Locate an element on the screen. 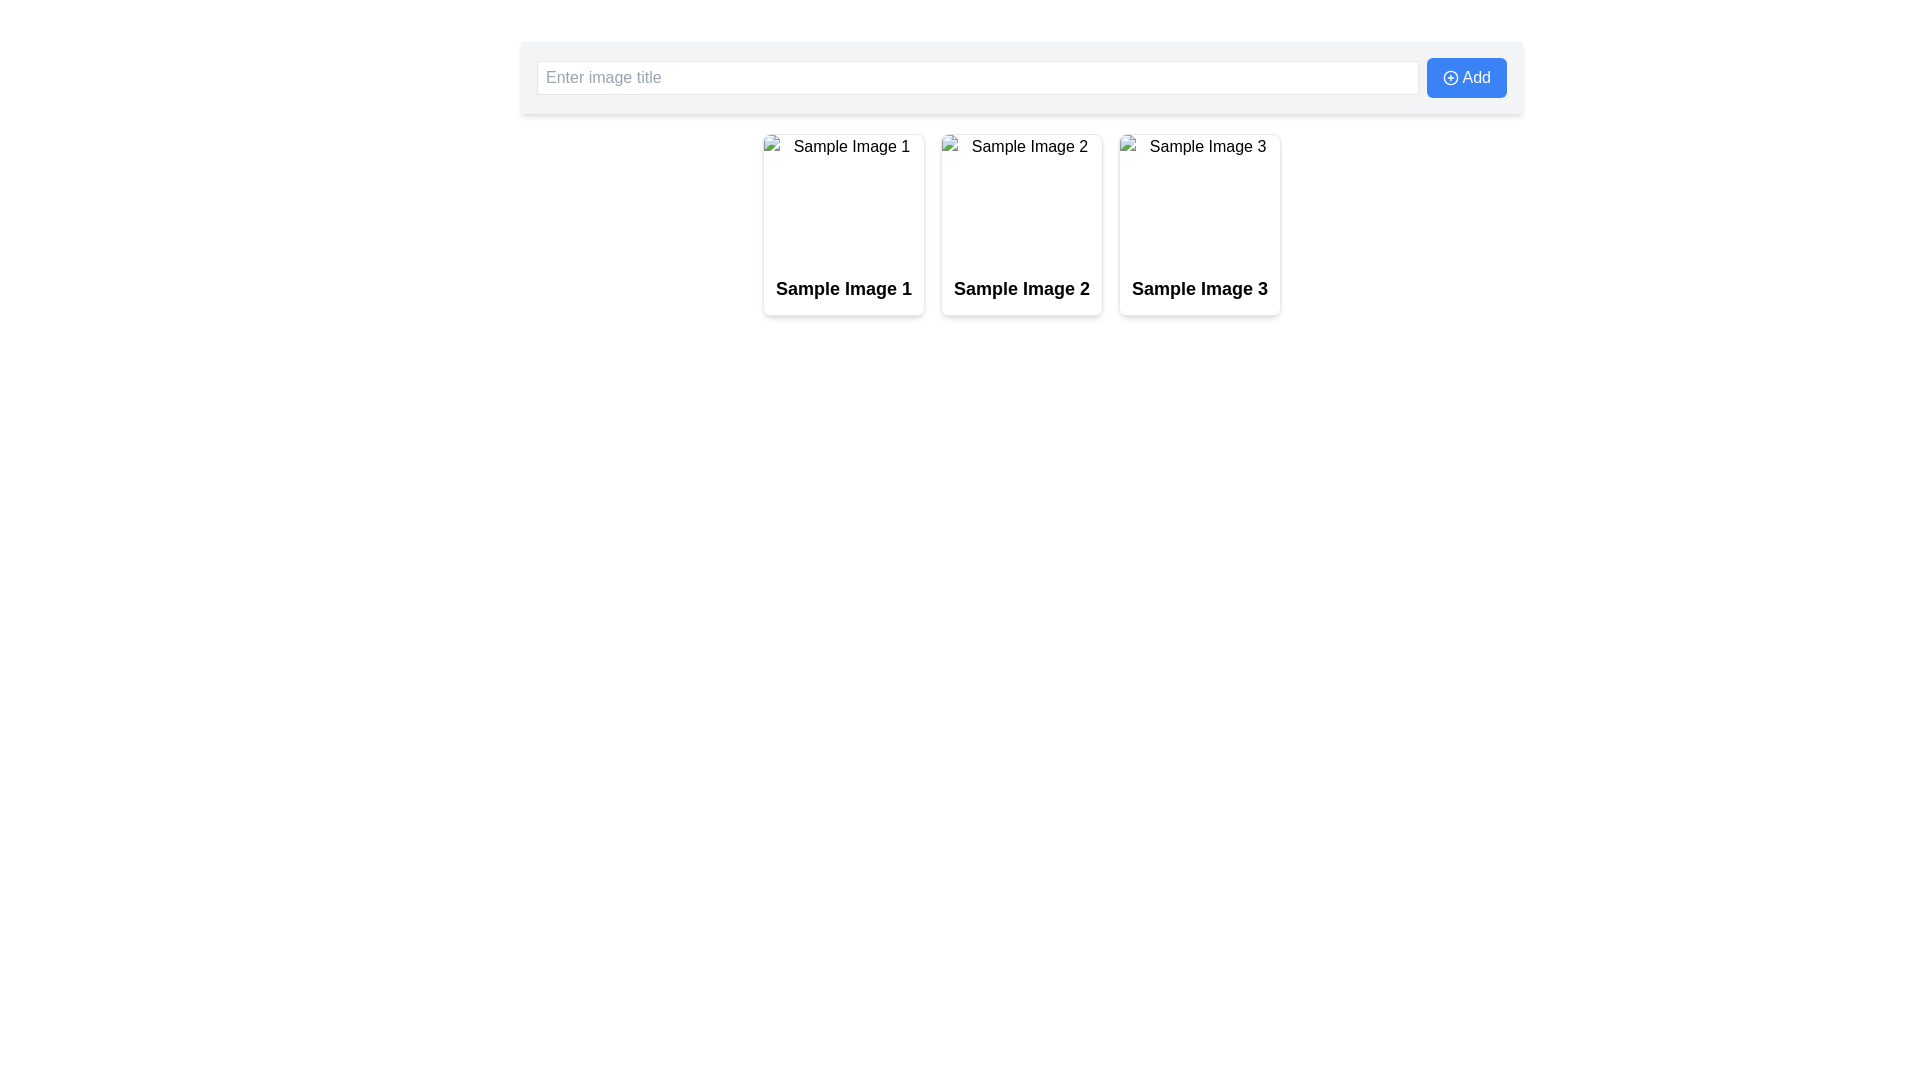 Image resolution: width=1920 pixels, height=1080 pixels. bold text label 'Sample Image 1' located at the bottom of the first white card in a series of three cards is located at coordinates (843, 289).